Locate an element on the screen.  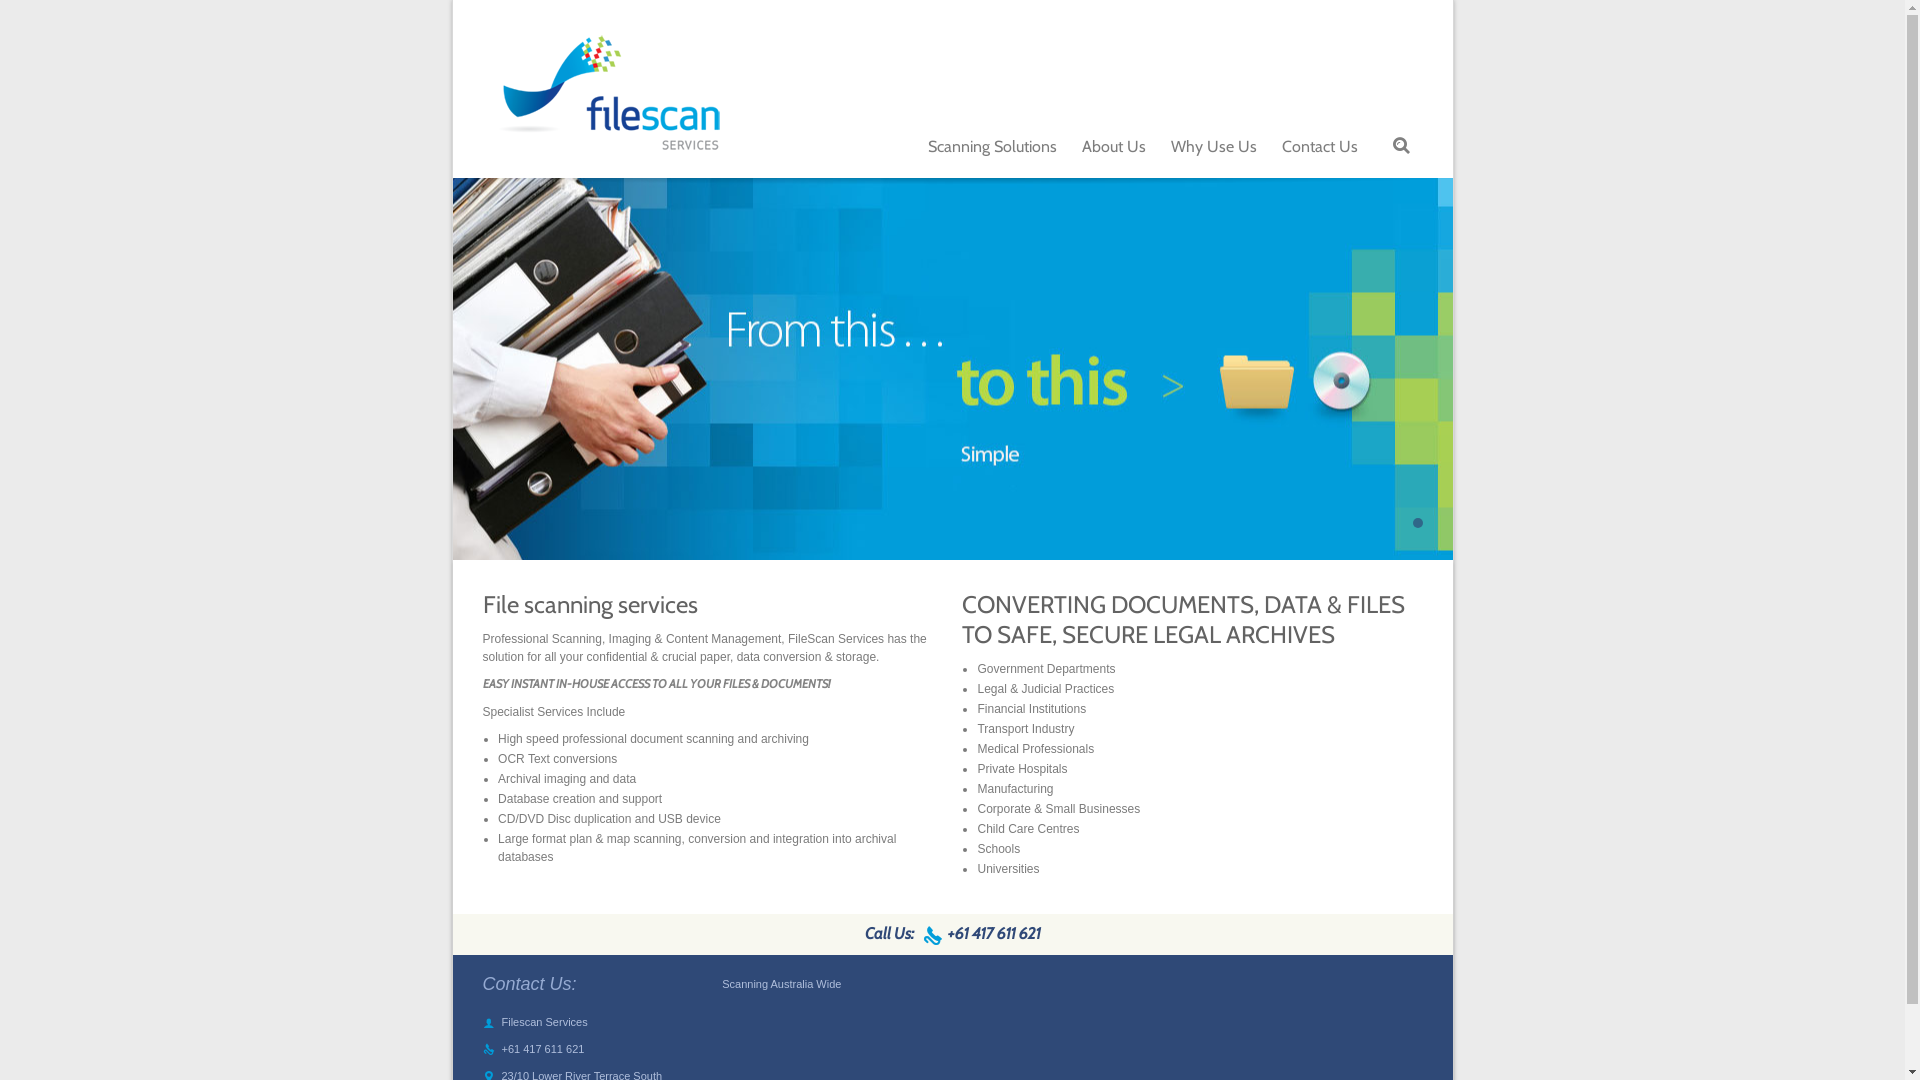
'Filescan' is located at coordinates (605, 99).